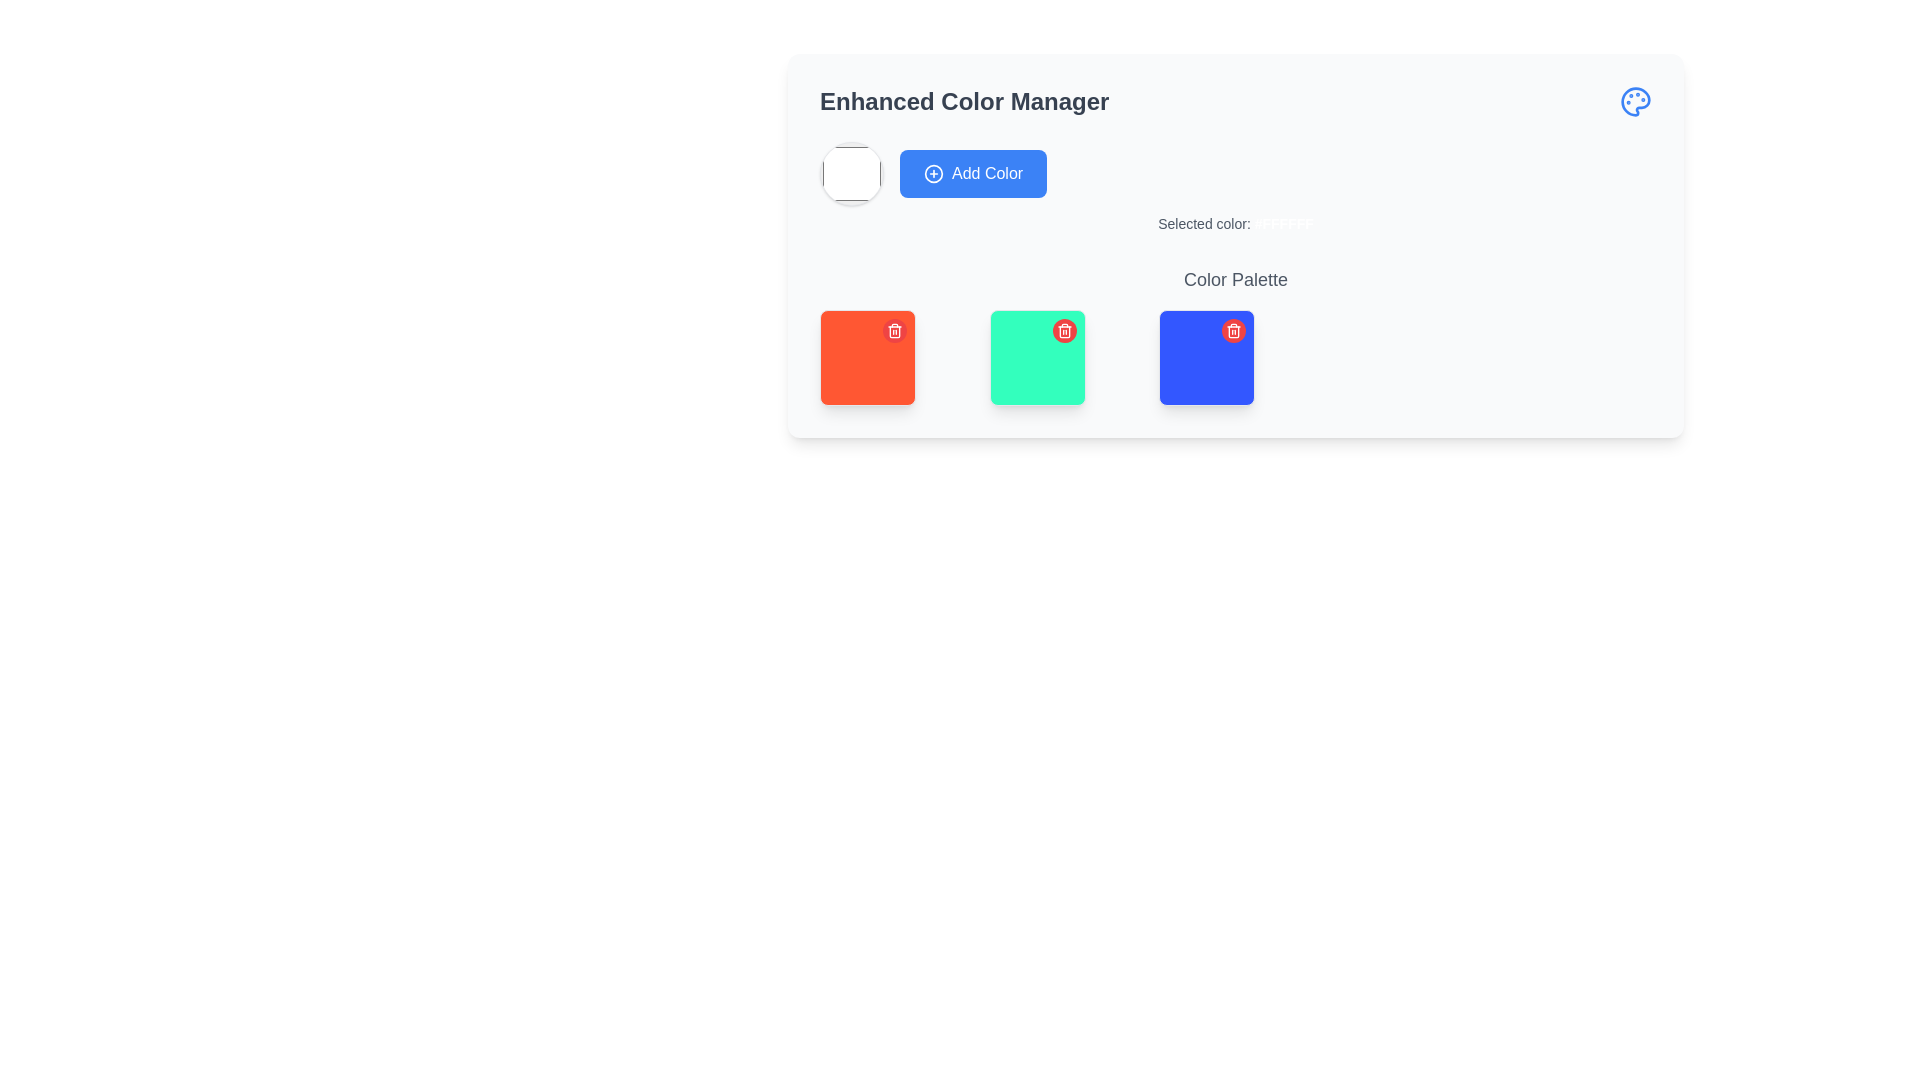 This screenshot has width=1920, height=1080. I want to click on the delete button located in the top-right corner of the second color card (green) in the 'Color Palette' section, so click(1063, 330).